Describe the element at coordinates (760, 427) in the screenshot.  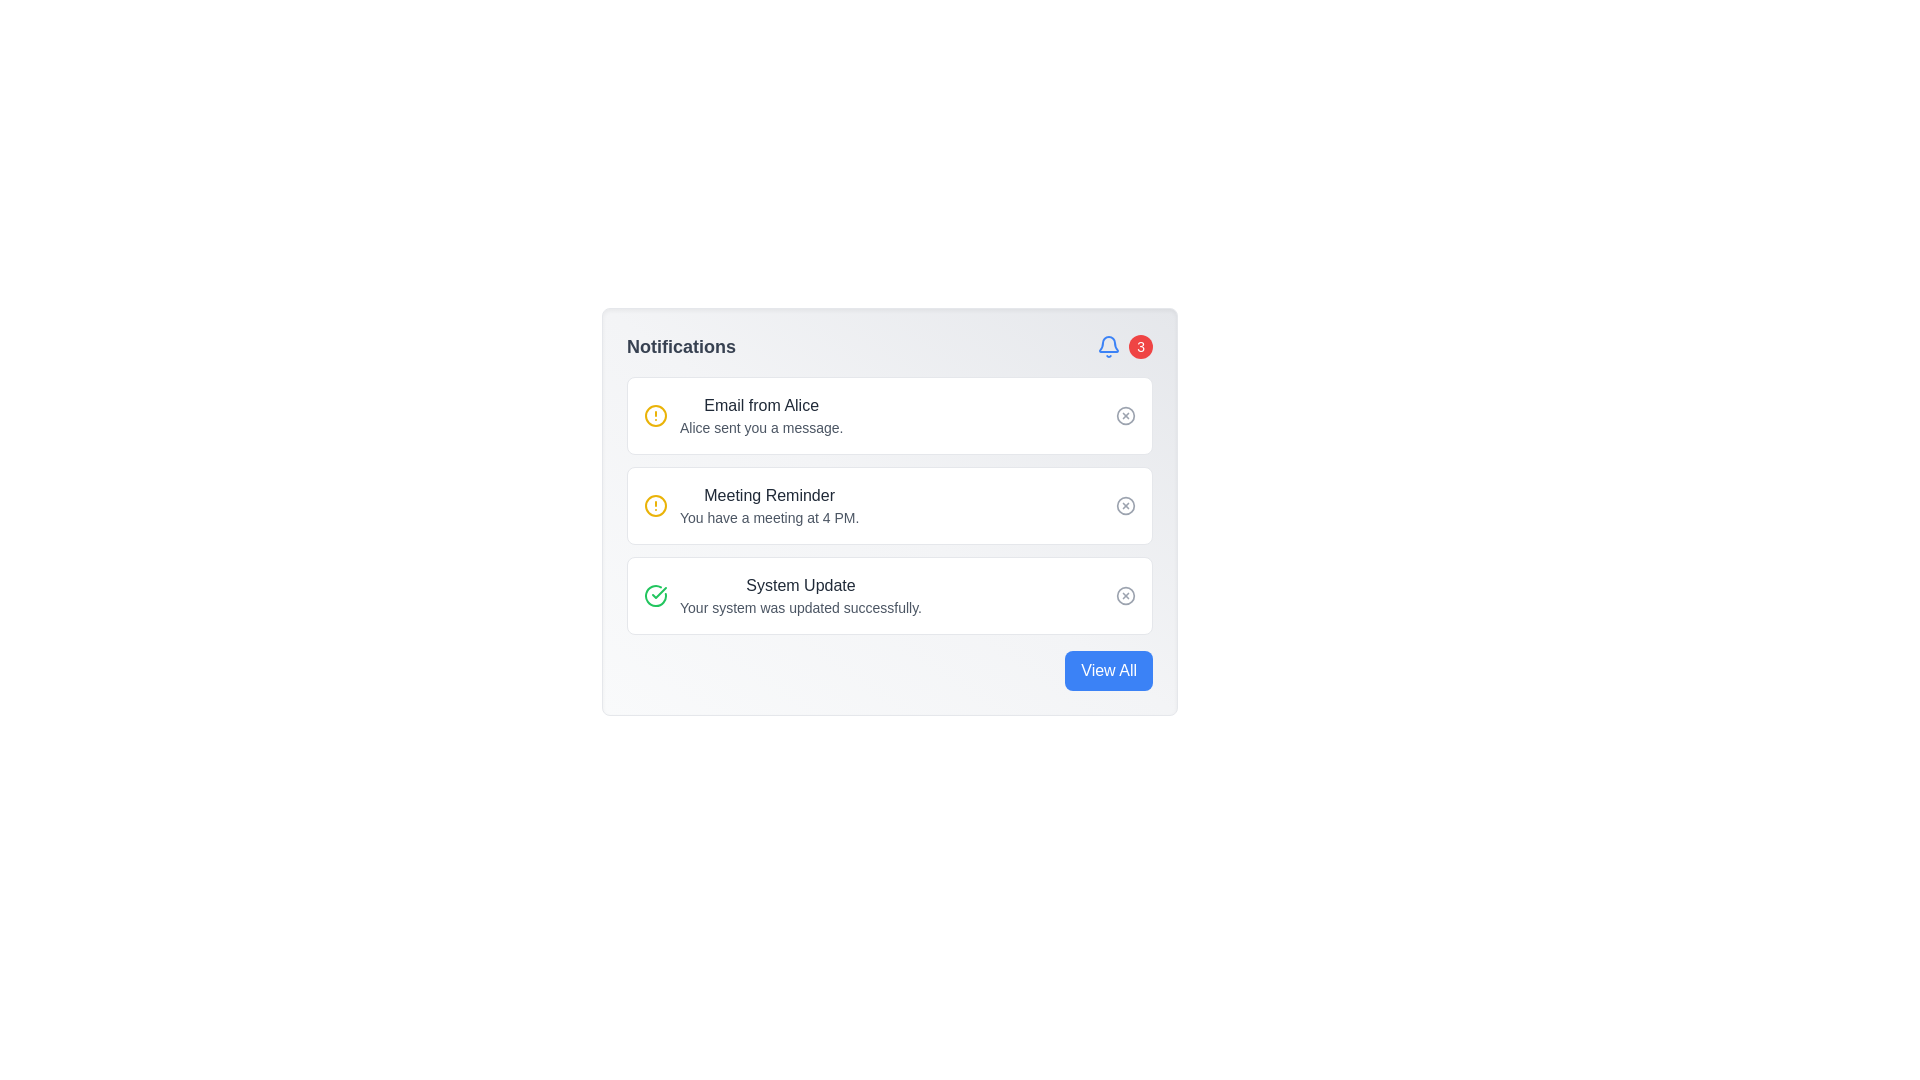
I see `the static text element that reads 'Alice sent you a message.' which is located in the first notification block directly below 'Email from Alice.'` at that location.